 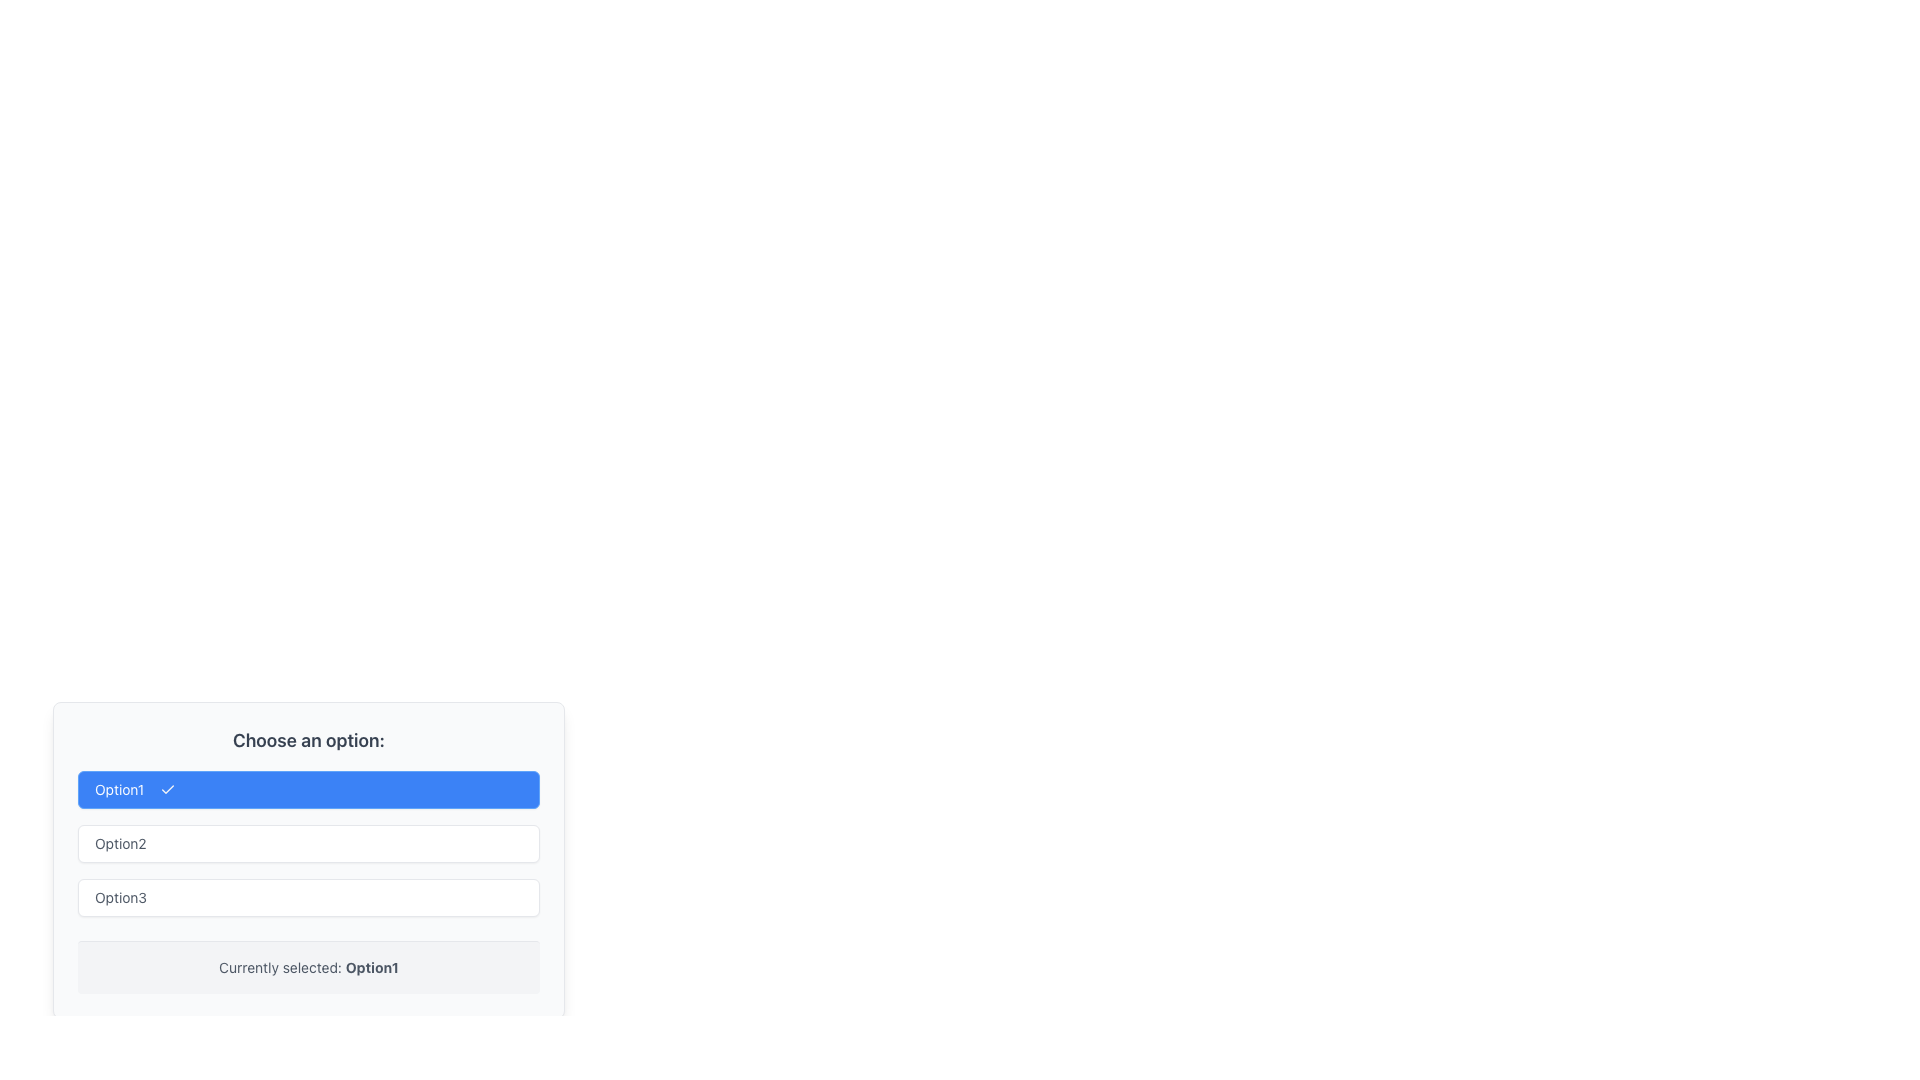 I want to click on the text label displaying 'Option2', so click(x=119, y=844).